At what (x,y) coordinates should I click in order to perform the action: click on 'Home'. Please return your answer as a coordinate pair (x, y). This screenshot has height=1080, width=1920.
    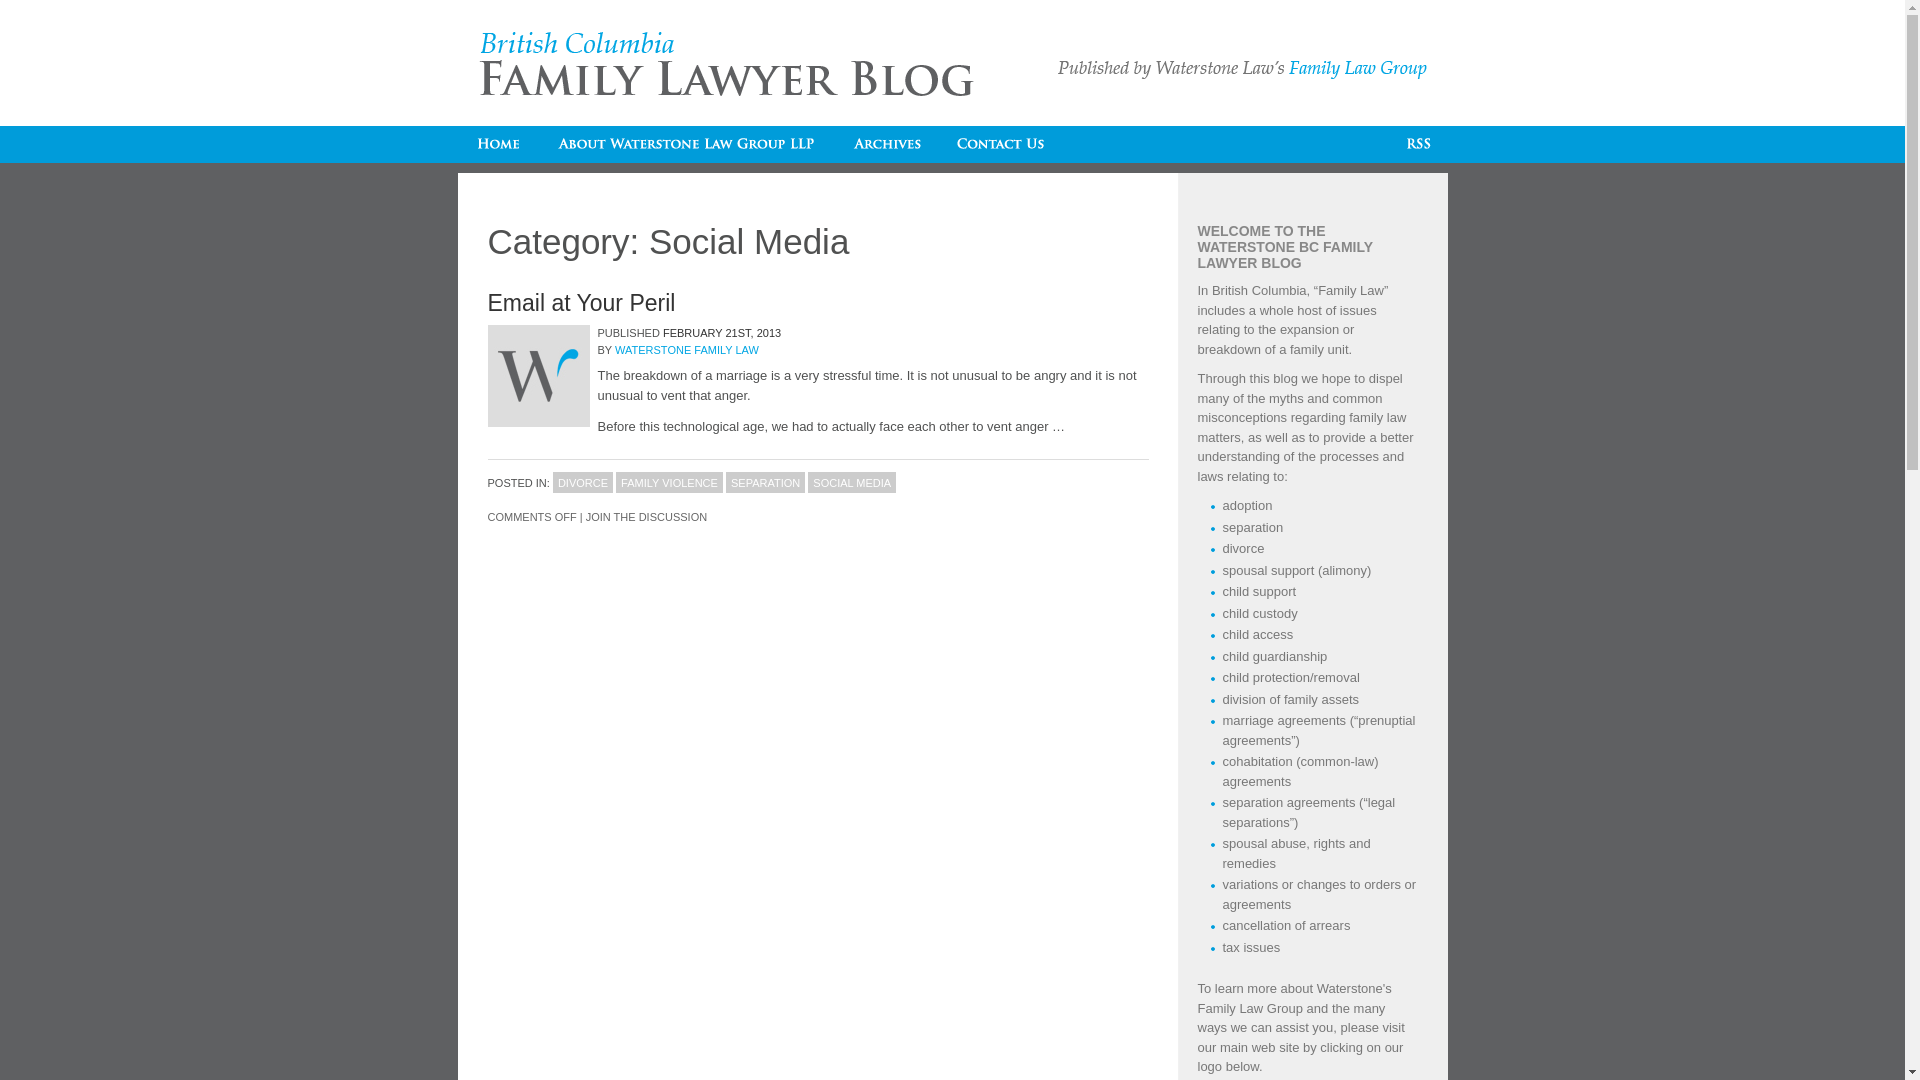
    Looking at the image, I should click on (498, 143).